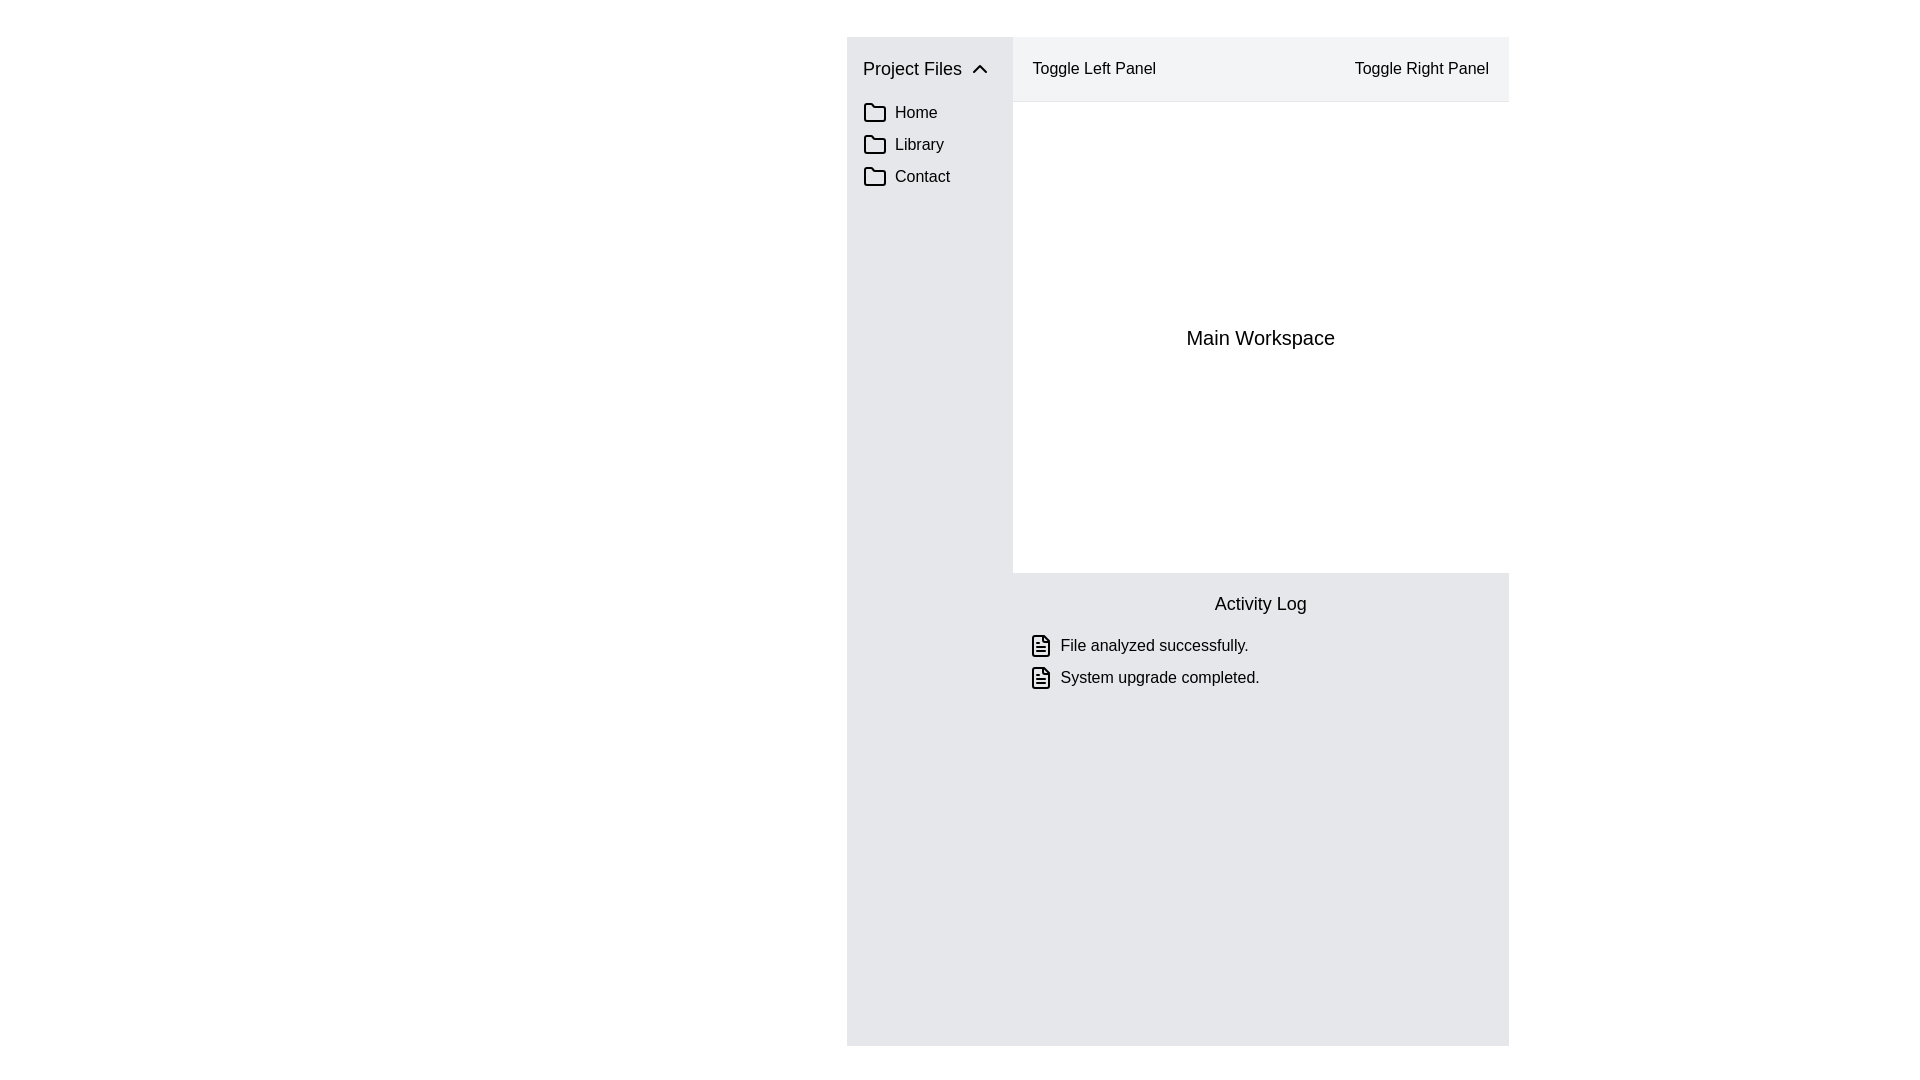  Describe the element at coordinates (874, 112) in the screenshot. I see `the folder icon located to the left of the 'Home' text label in the side navigation menu` at that location.